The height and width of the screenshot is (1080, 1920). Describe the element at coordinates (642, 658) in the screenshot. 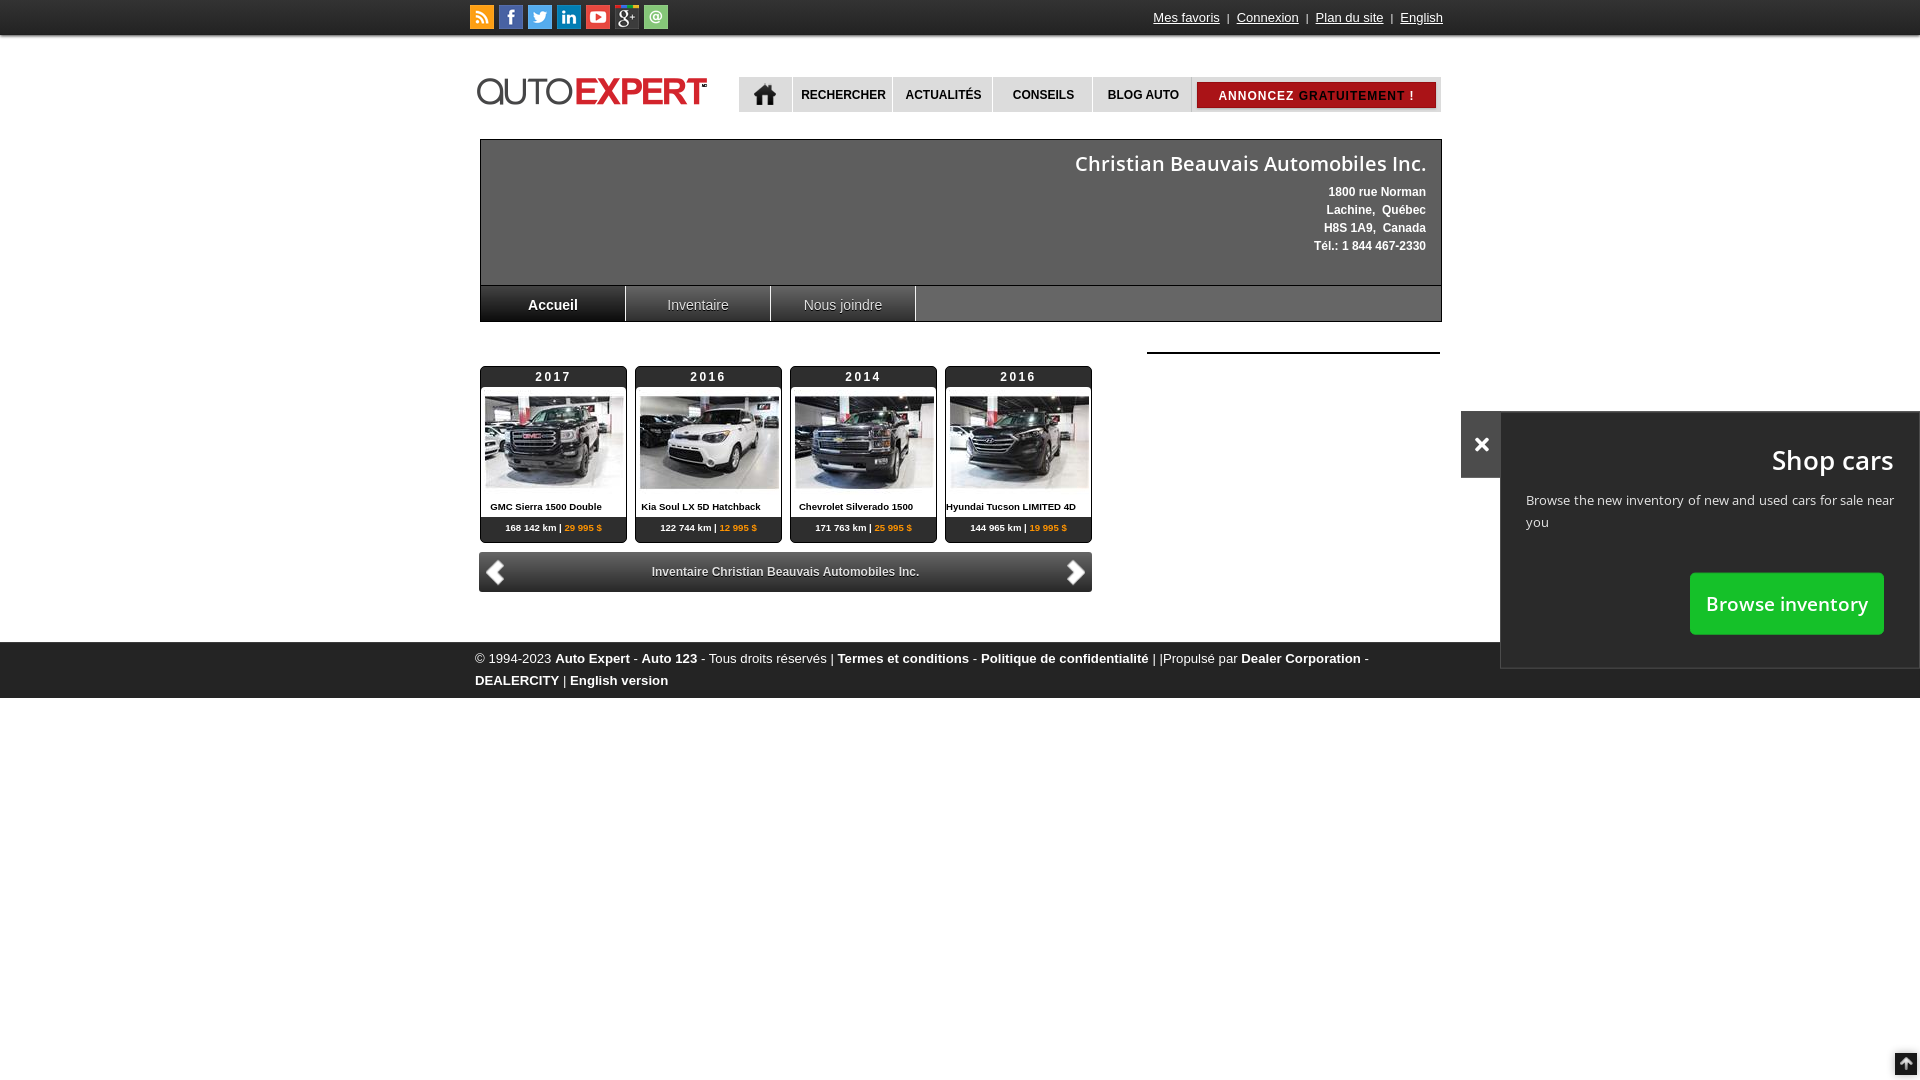

I see `'Auto 123'` at that location.